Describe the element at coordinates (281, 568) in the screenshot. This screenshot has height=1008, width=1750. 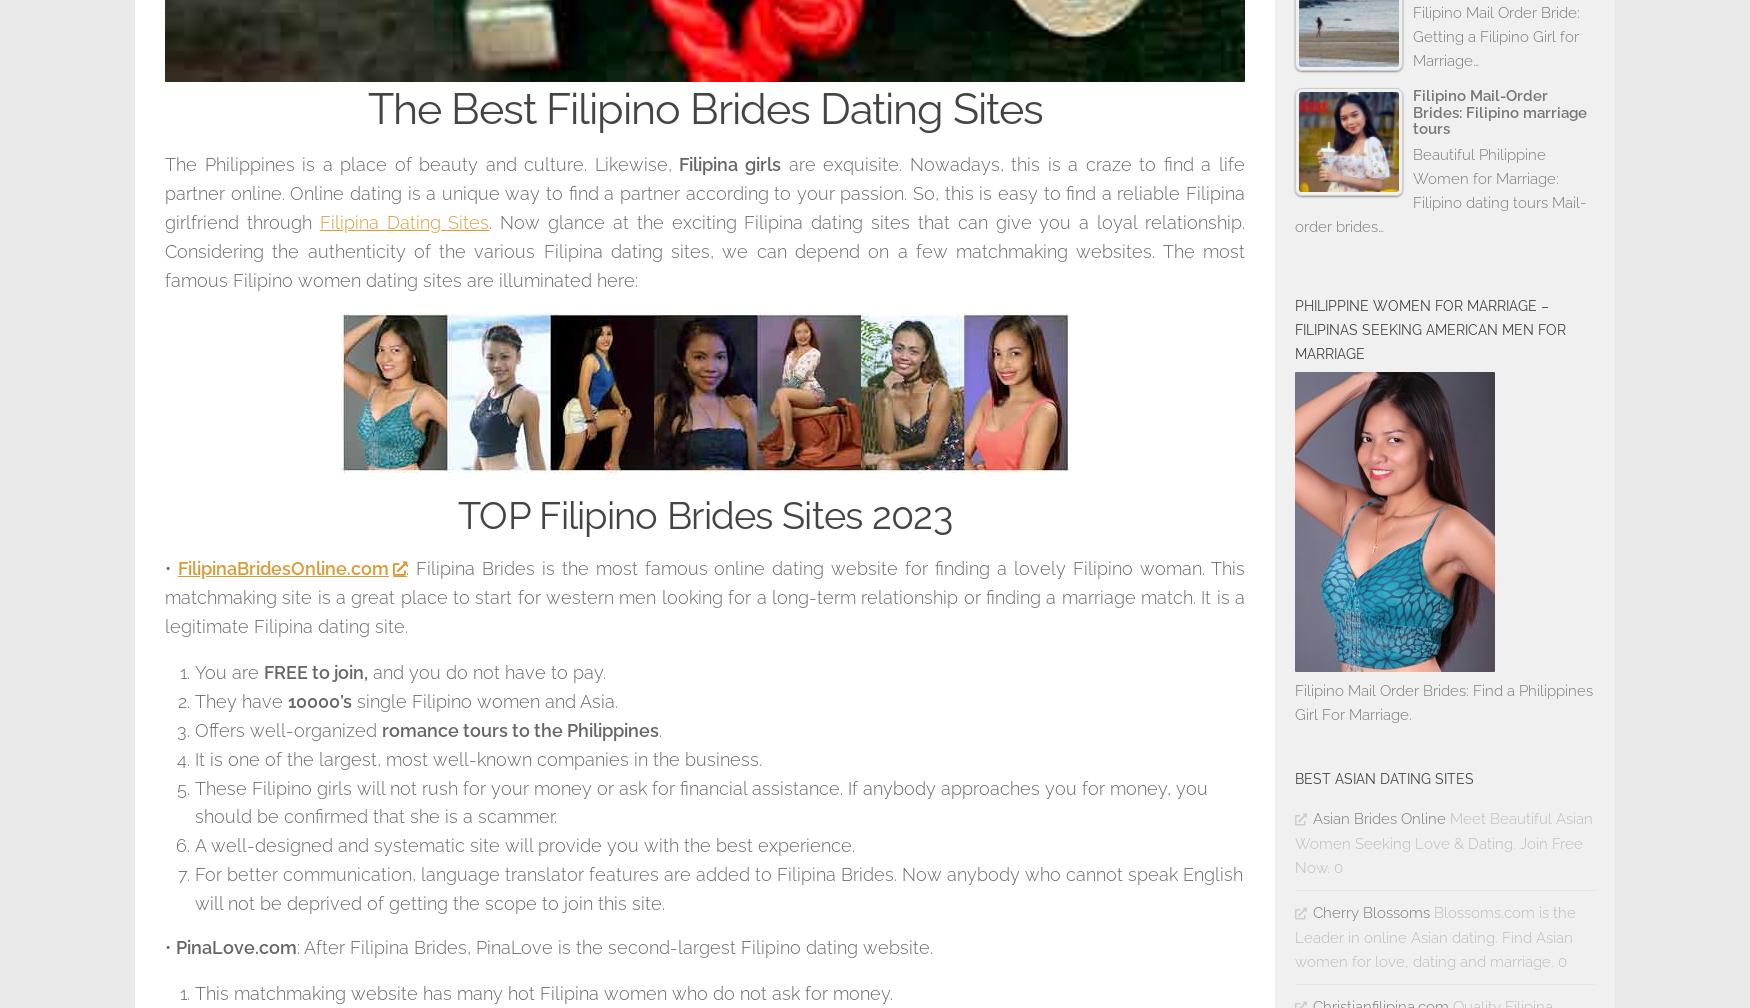
I see `'FilipinaBridesOnline.com'` at that location.